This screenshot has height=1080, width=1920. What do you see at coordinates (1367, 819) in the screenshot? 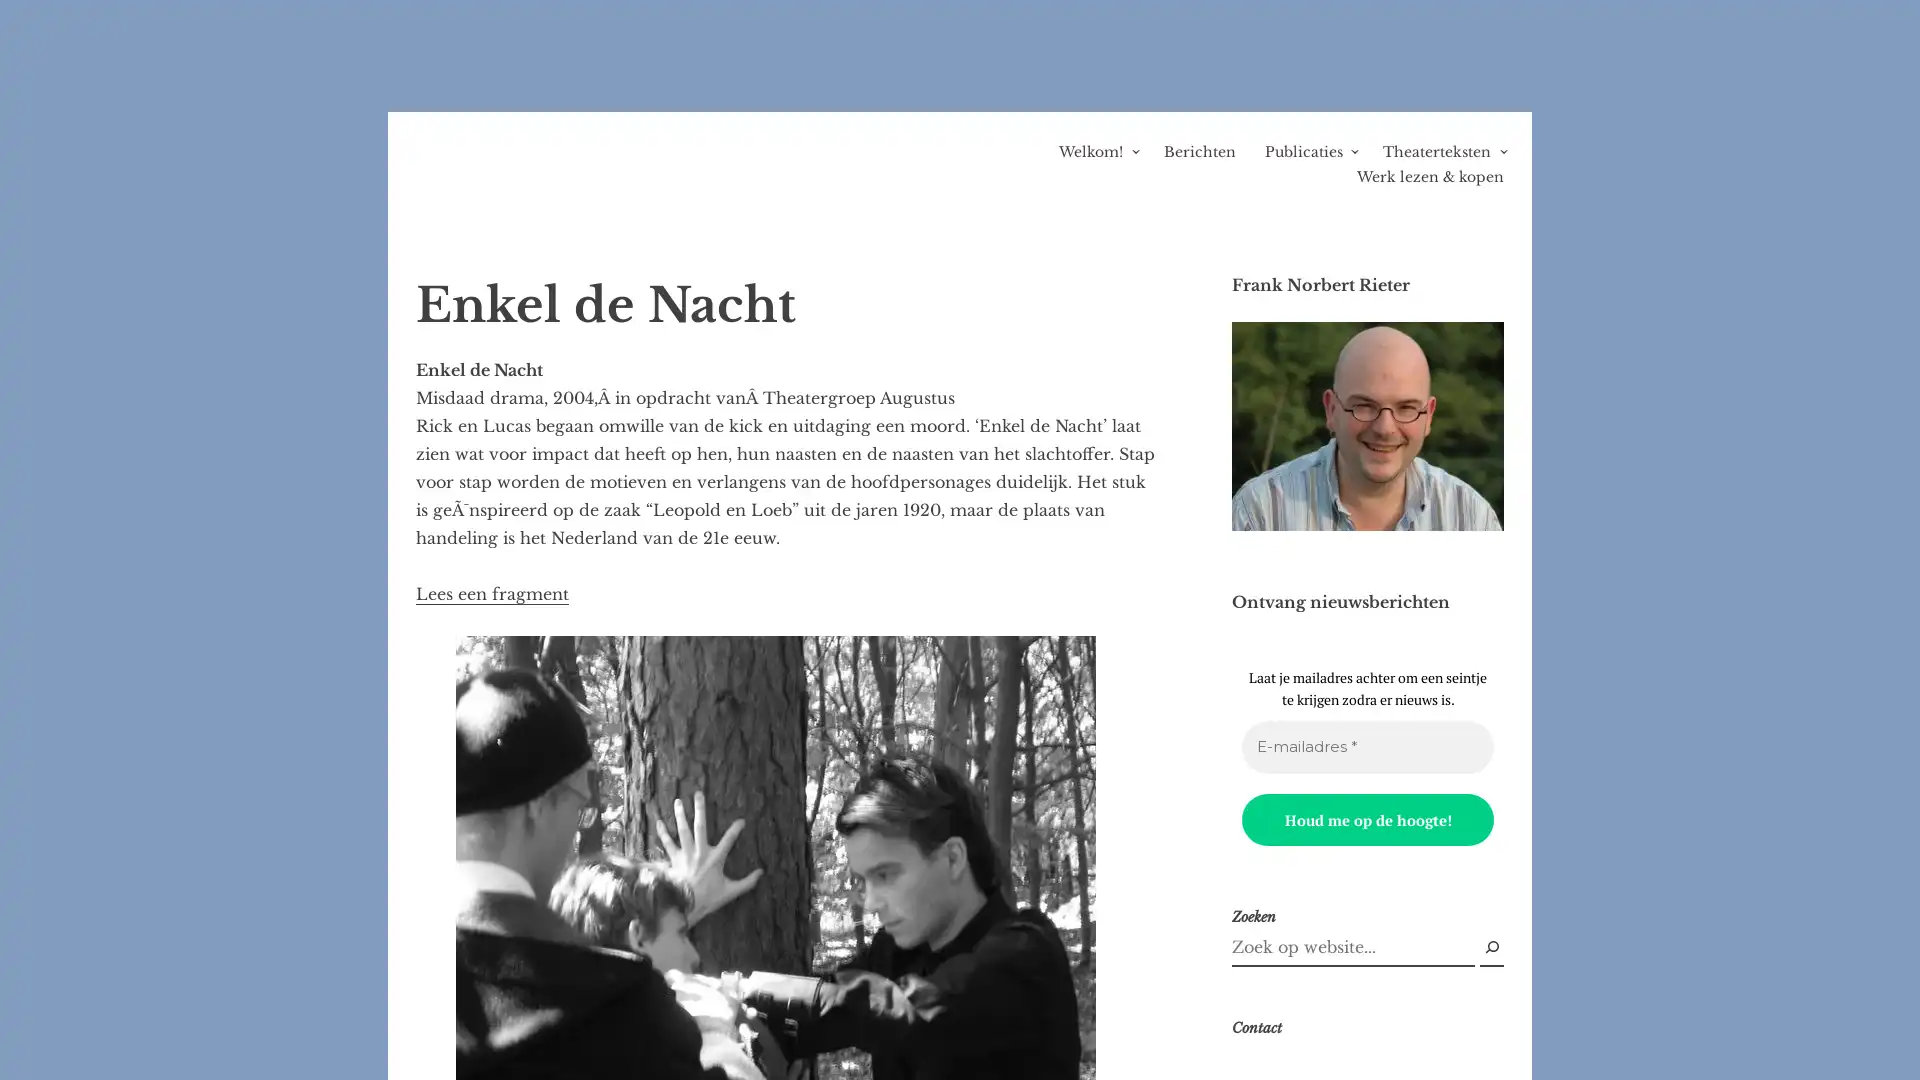
I see `Houd me op de hoogte!` at bounding box center [1367, 819].